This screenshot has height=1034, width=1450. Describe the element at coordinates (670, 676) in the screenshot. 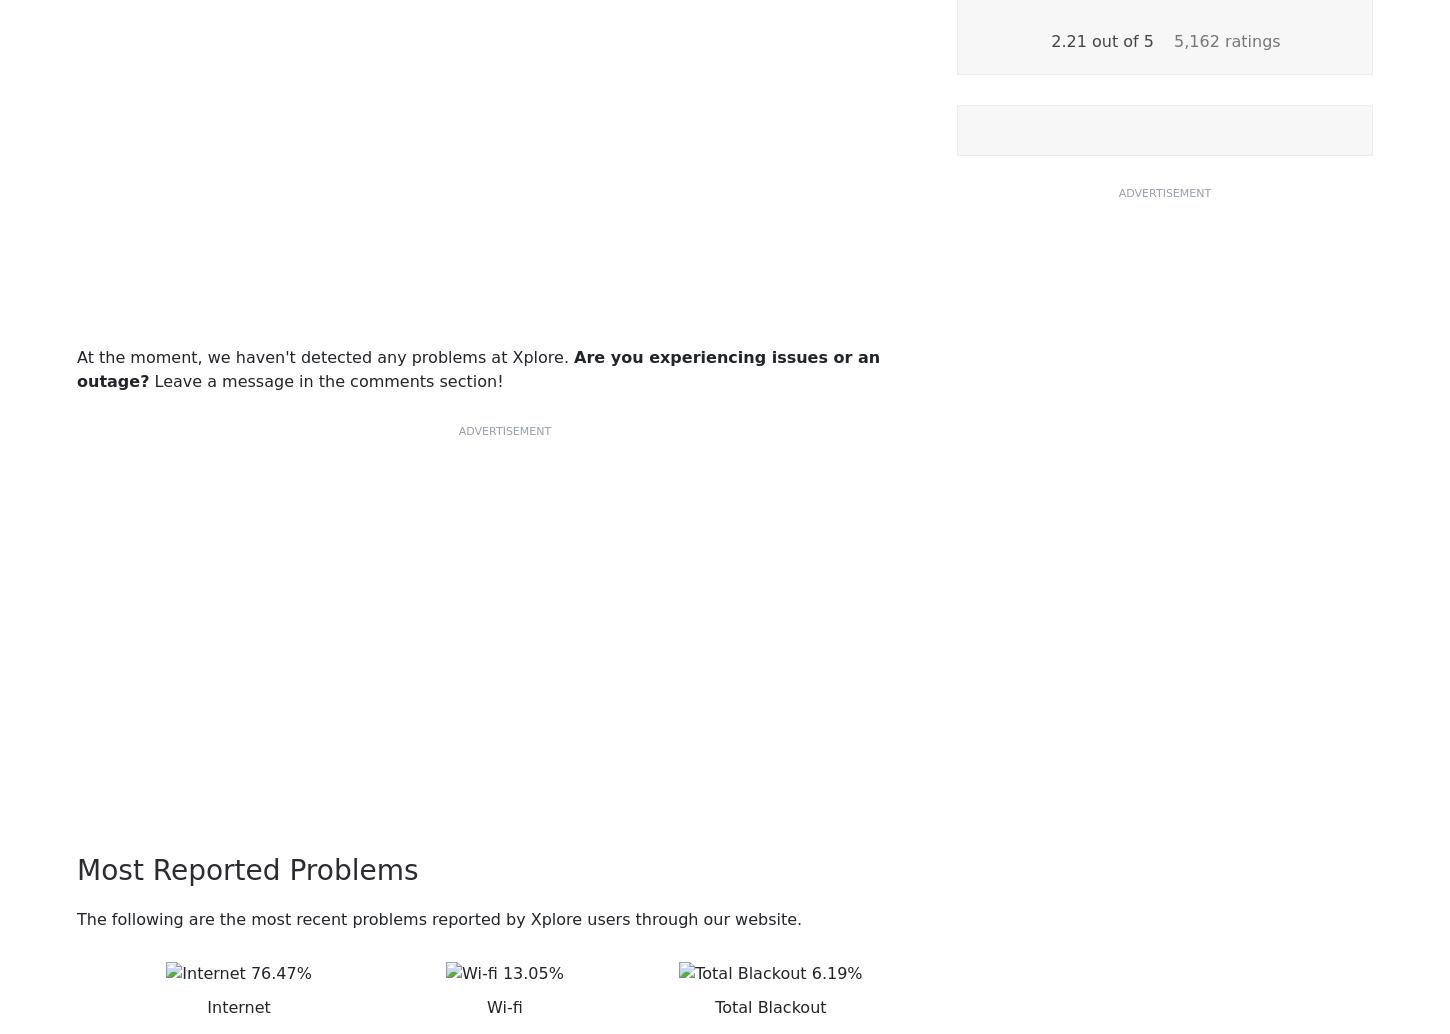

I see `'Resources'` at that location.